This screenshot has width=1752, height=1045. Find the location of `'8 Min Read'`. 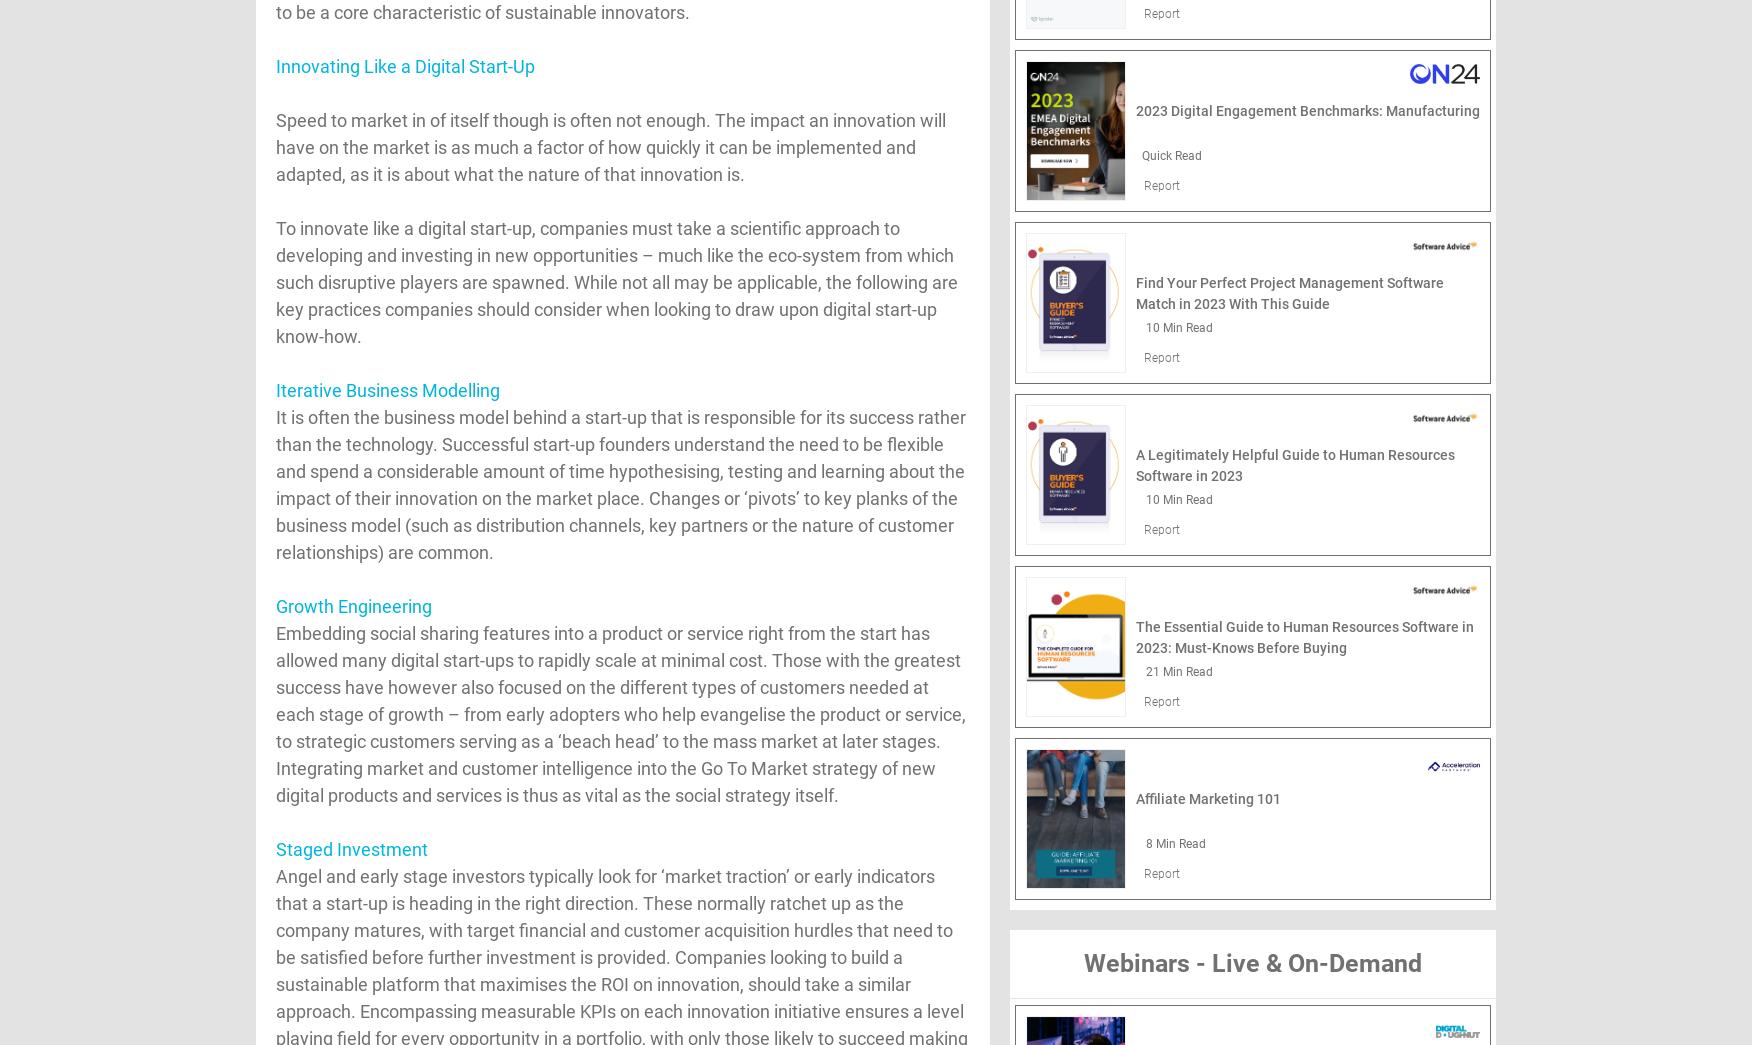

'8 Min Read' is located at coordinates (1175, 843).